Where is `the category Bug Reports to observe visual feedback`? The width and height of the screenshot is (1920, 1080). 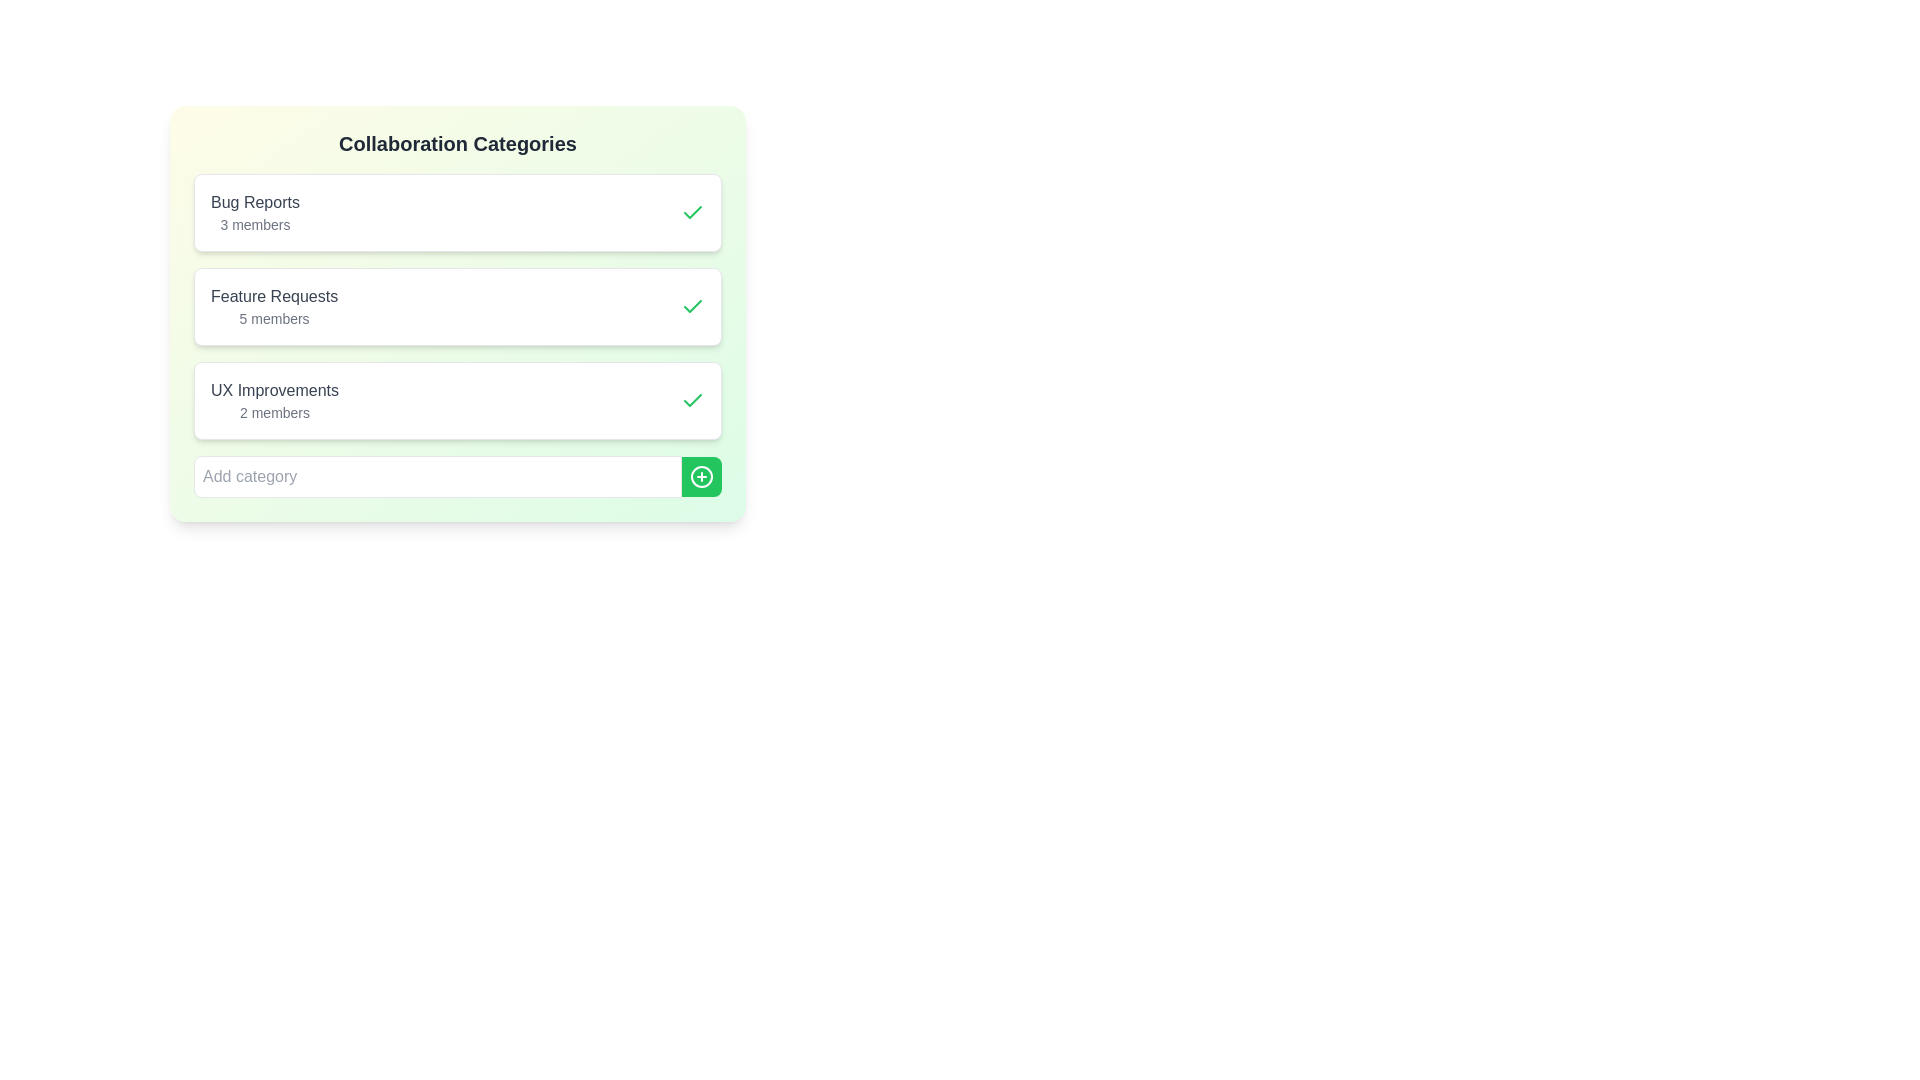
the category Bug Reports to observe visual feedback is located at coordinates (456, 212).